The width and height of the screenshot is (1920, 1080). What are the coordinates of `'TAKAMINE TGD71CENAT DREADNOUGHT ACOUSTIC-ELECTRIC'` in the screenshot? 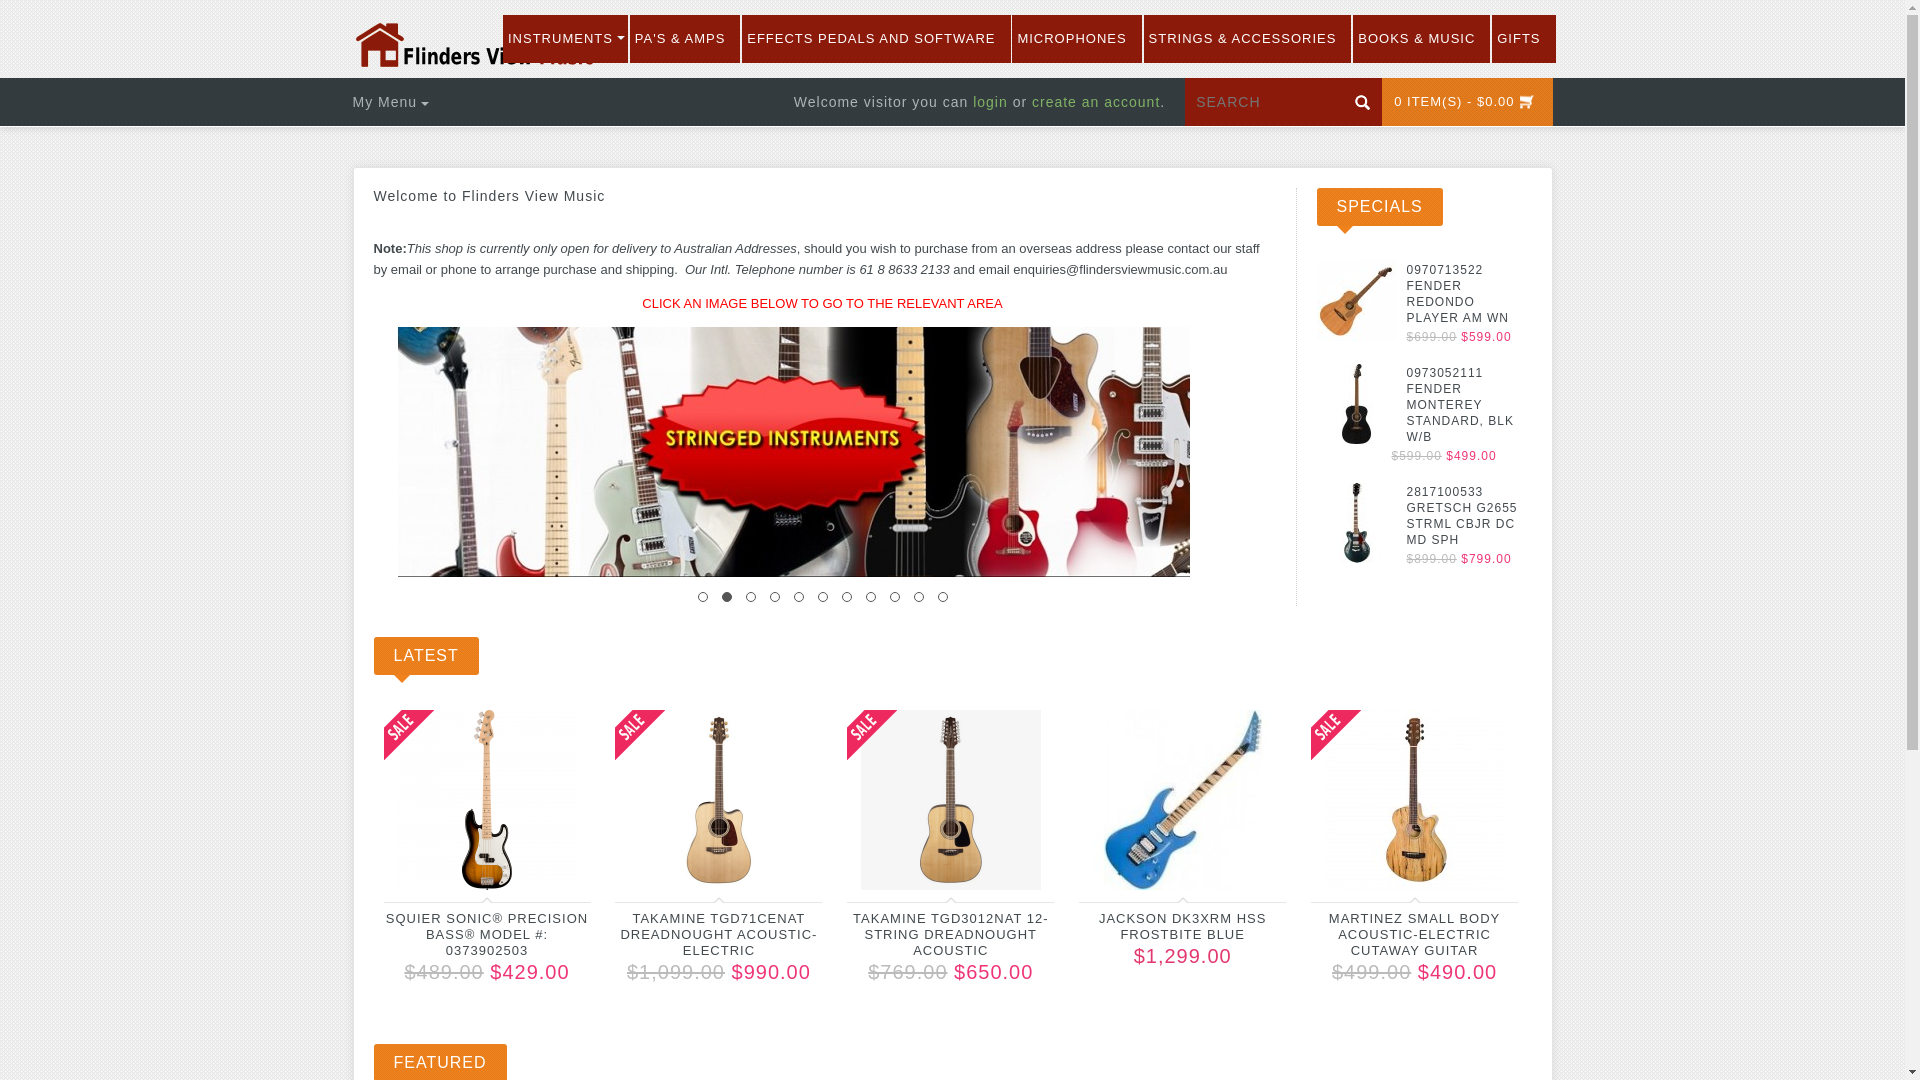 It's located at (618, 934).